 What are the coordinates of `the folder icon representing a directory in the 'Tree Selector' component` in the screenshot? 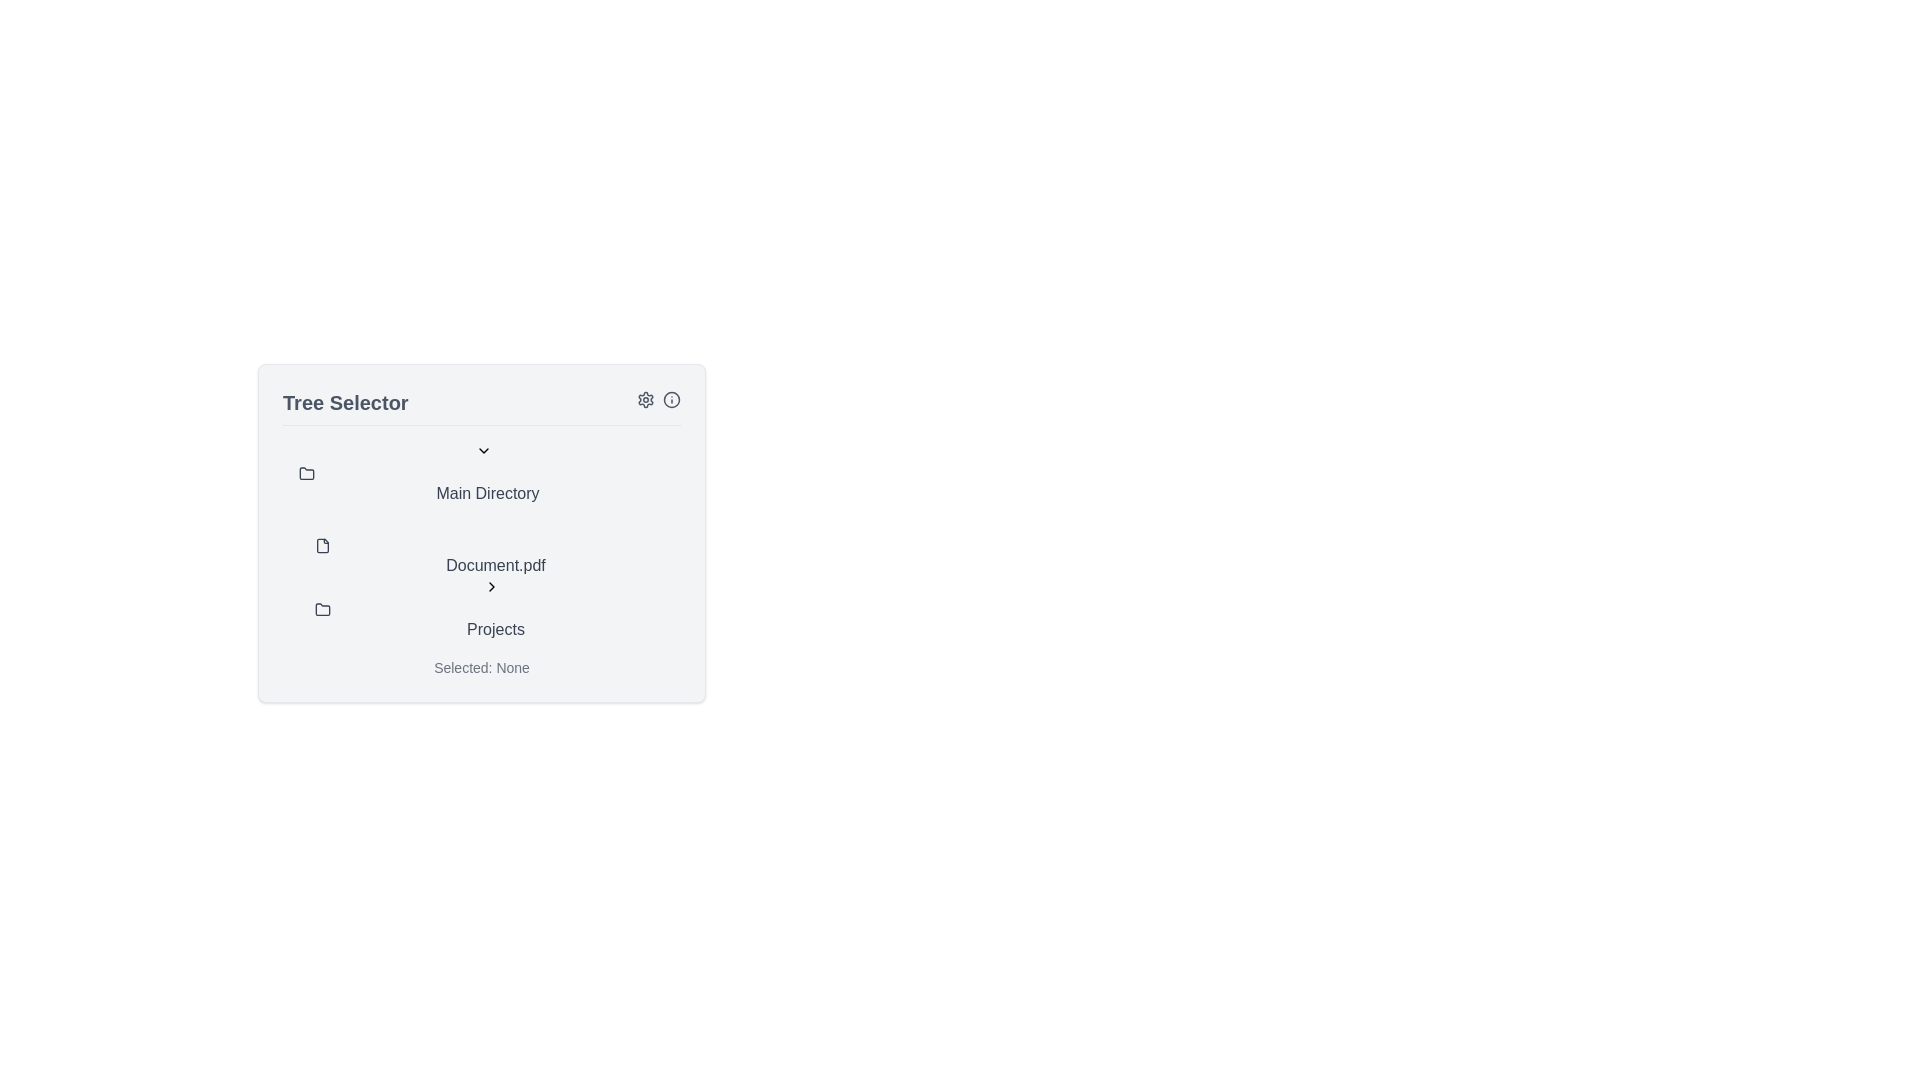 It's located at (322, 608).